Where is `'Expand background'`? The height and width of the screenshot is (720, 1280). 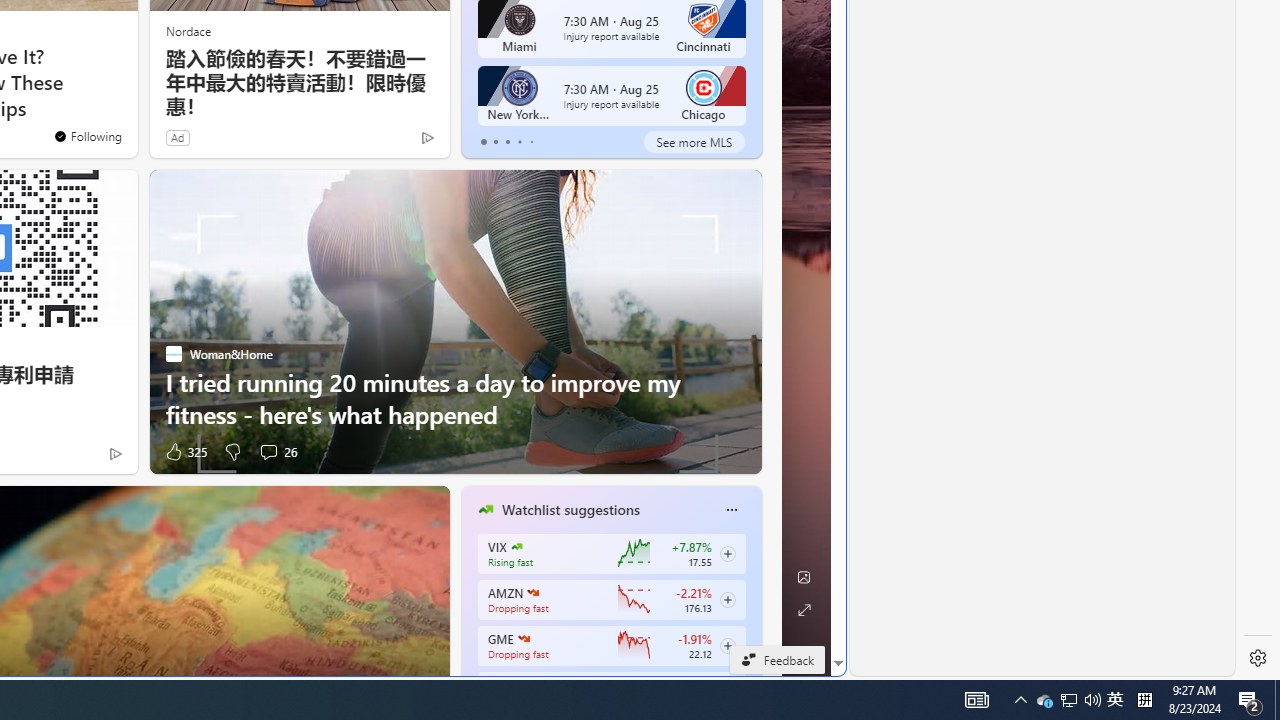 'Expand background' is located at coordinates (803, 609).